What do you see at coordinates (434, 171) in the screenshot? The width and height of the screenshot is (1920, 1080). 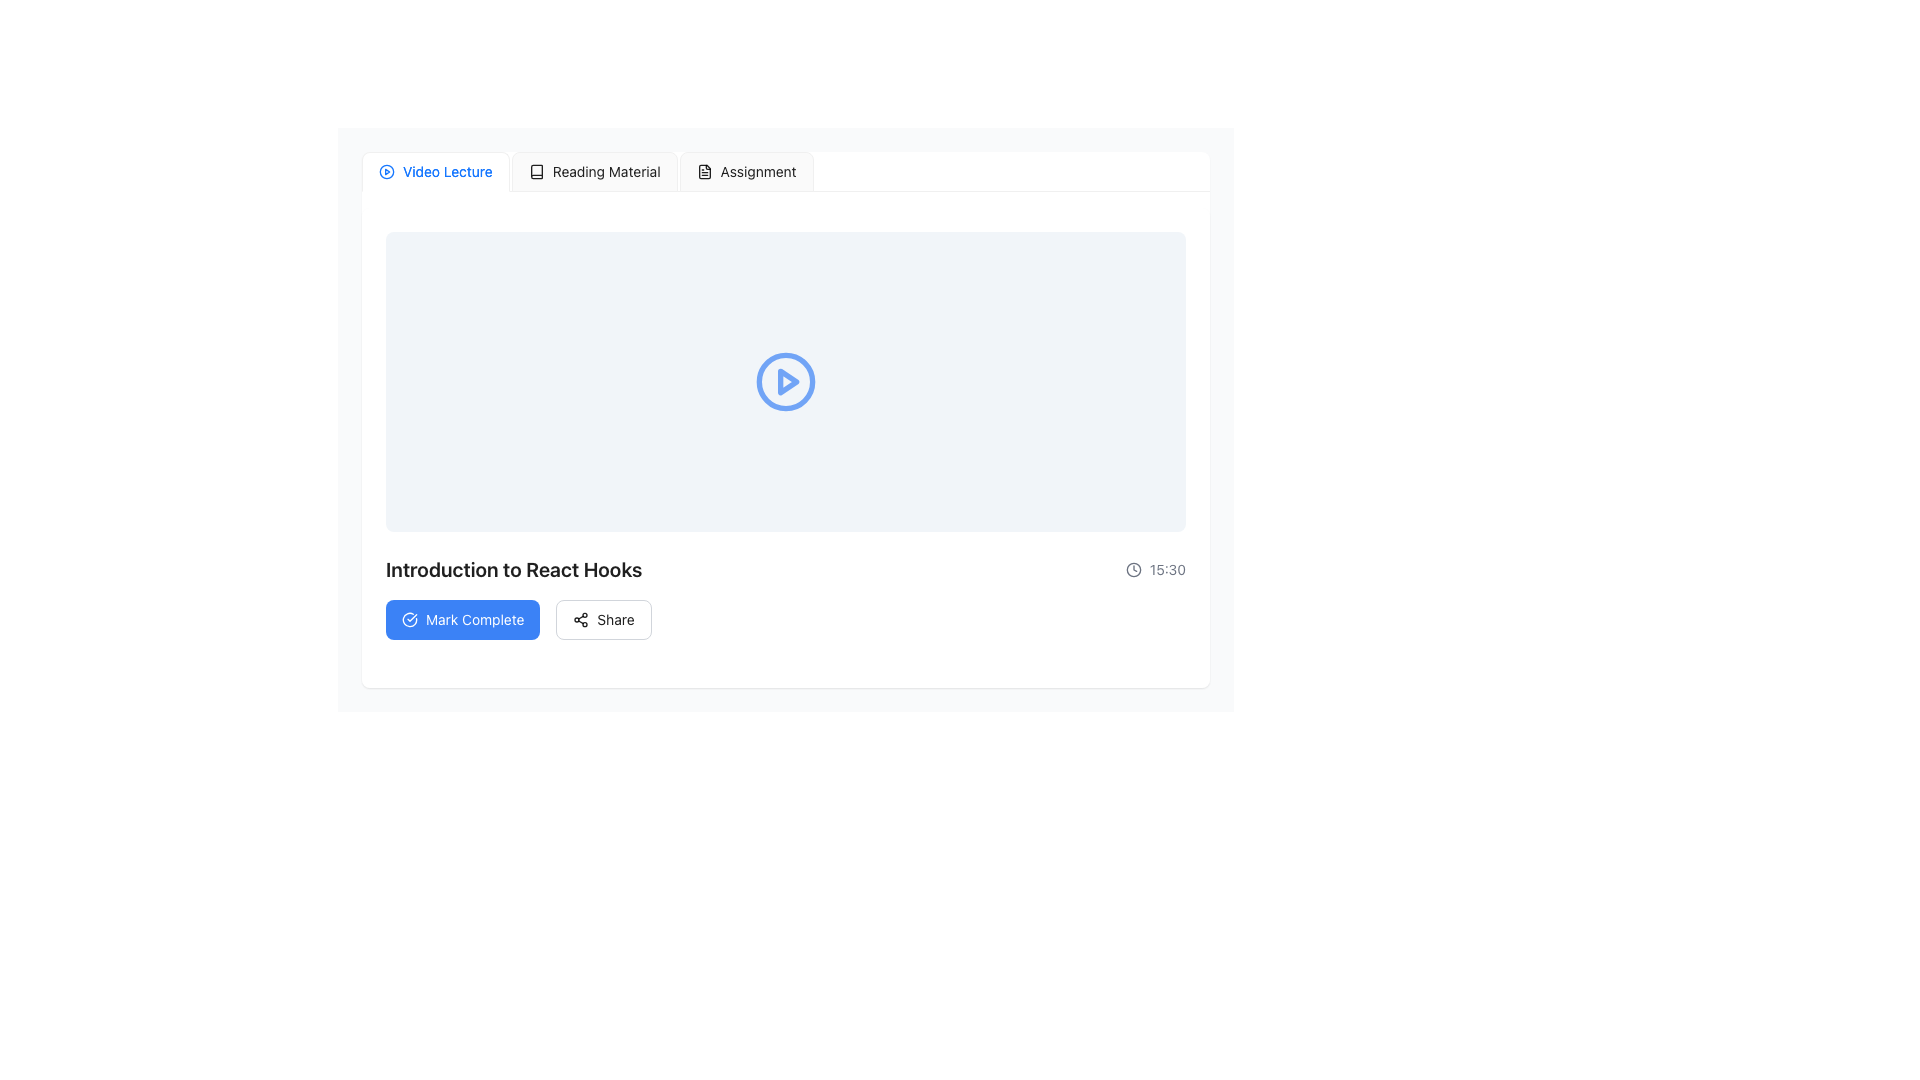 I see `the first tab on the top navigation bar that switches to 'Video Lecture' materials` at bounding box center [434, 171].